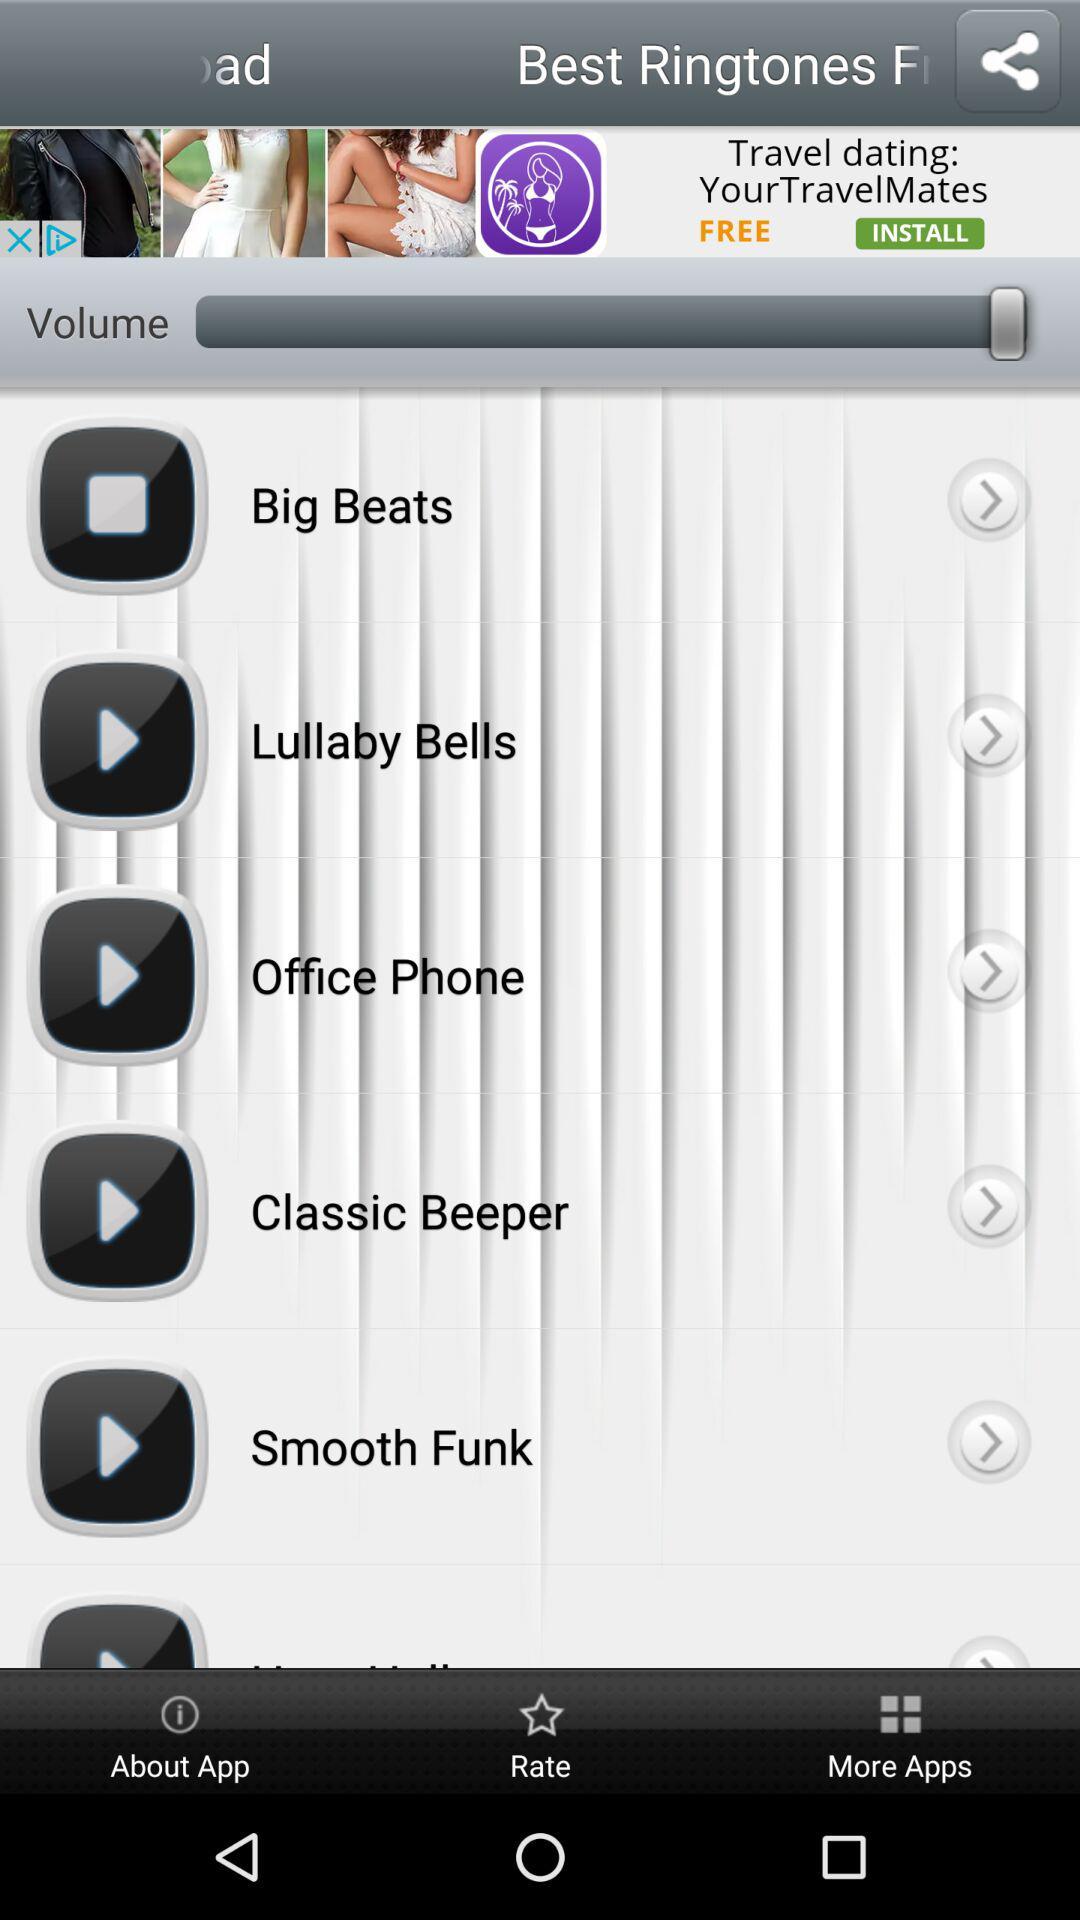 Image resolution: width=1080 pixels, height=1920 pixels. What do you see at coordinates (987, 1209) in the screenshot?
I see `background` at bounding box center [987, 1209].